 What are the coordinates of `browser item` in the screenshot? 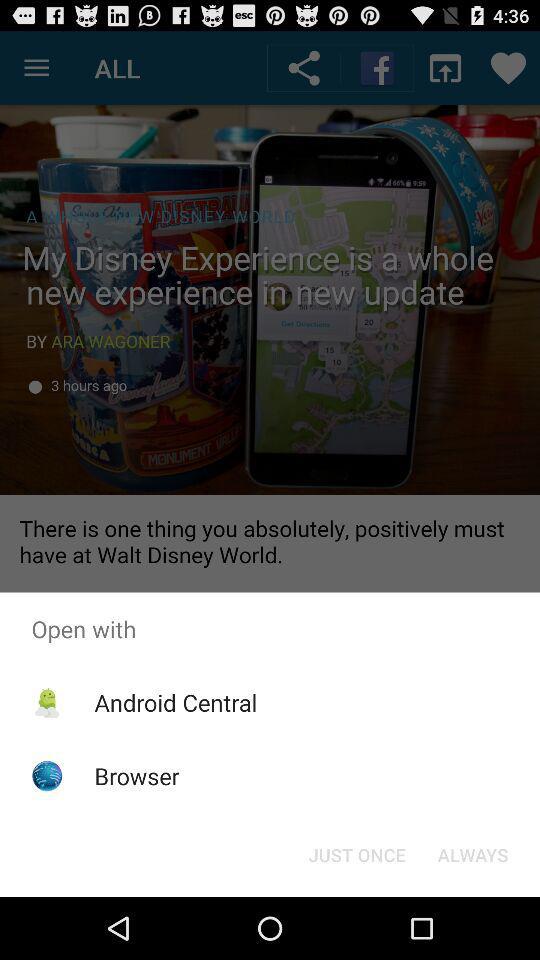 It's located at (136, 775).